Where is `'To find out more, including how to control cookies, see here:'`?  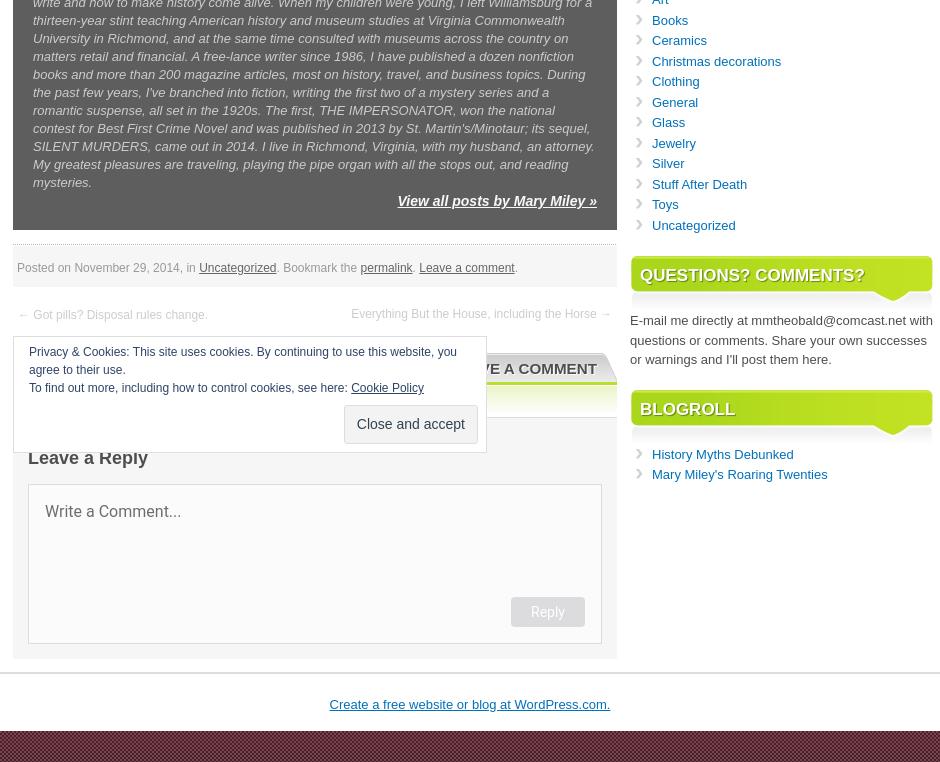 'To find out more, including how to control cookies, see here:' is located at coordinates (189, 387).